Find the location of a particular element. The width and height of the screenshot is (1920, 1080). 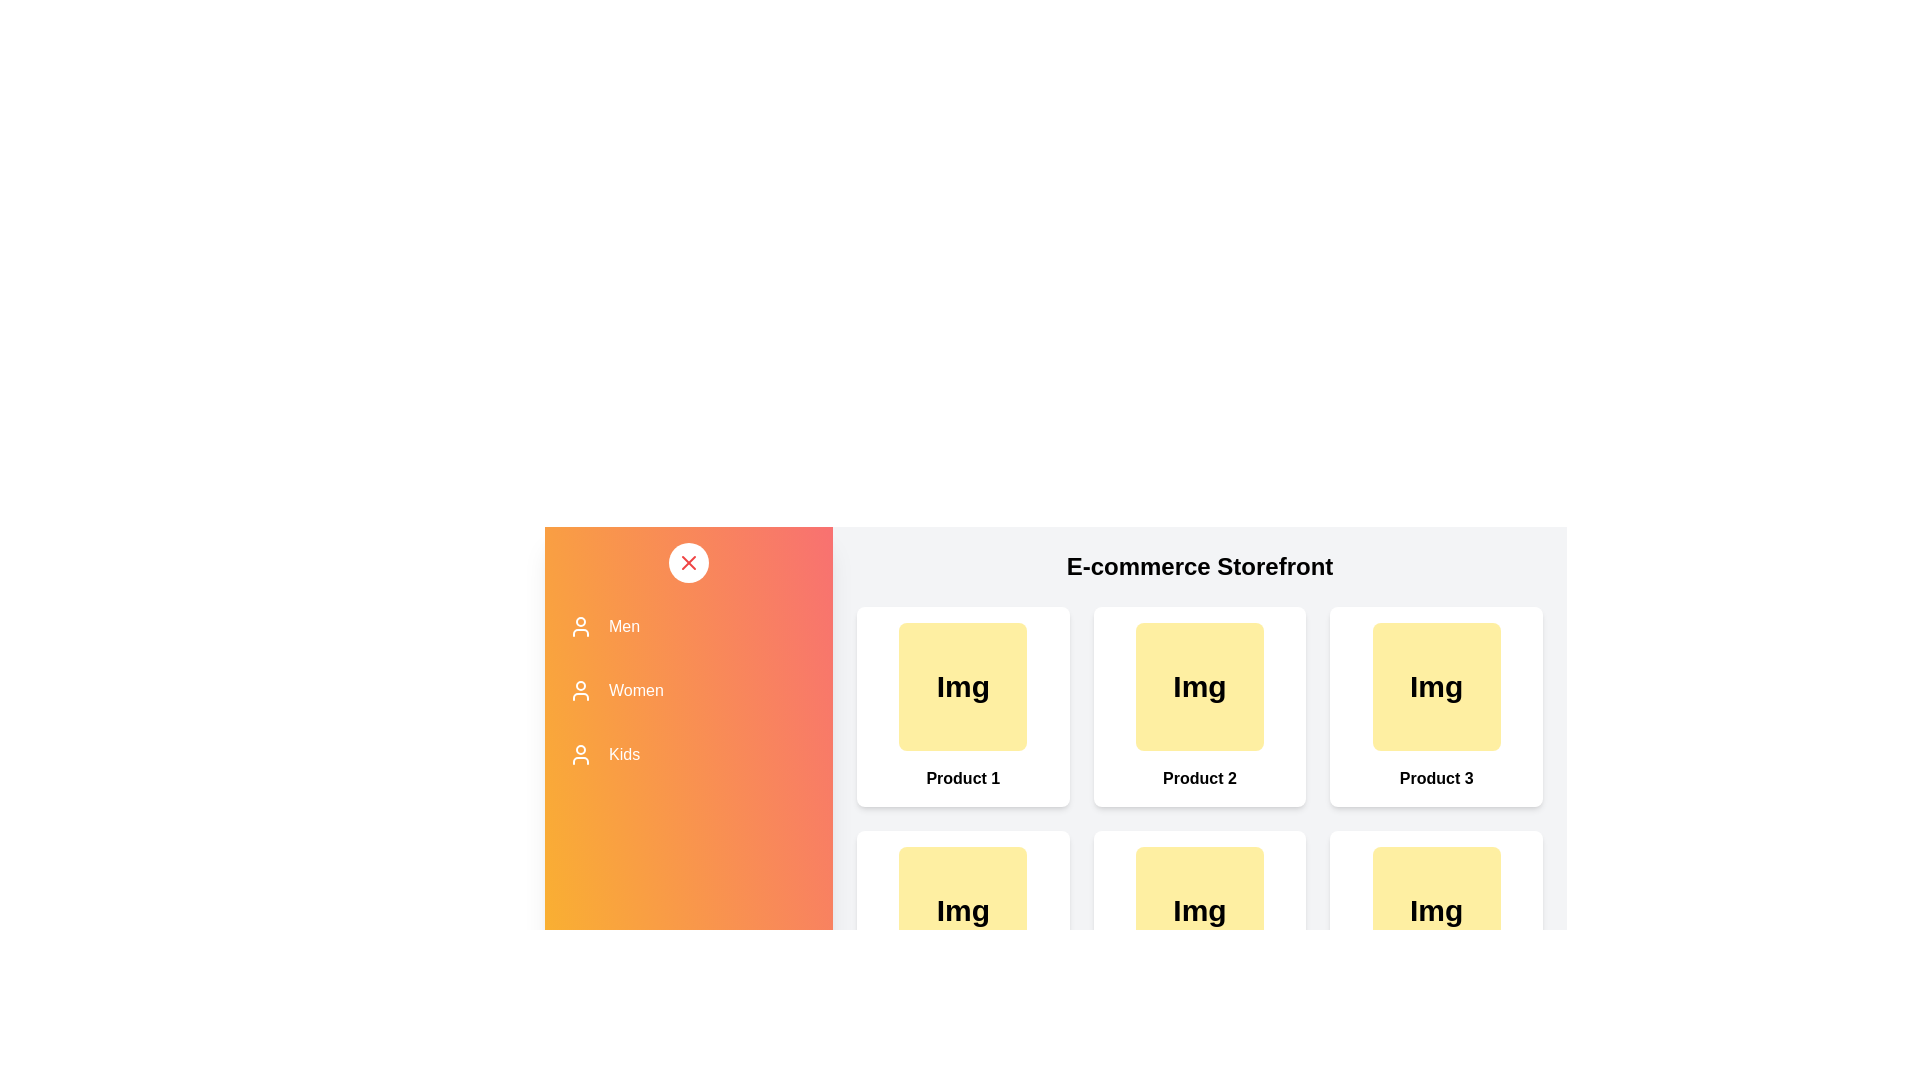

the category Women to observe its hover effect is located at coordinates (689, 689).